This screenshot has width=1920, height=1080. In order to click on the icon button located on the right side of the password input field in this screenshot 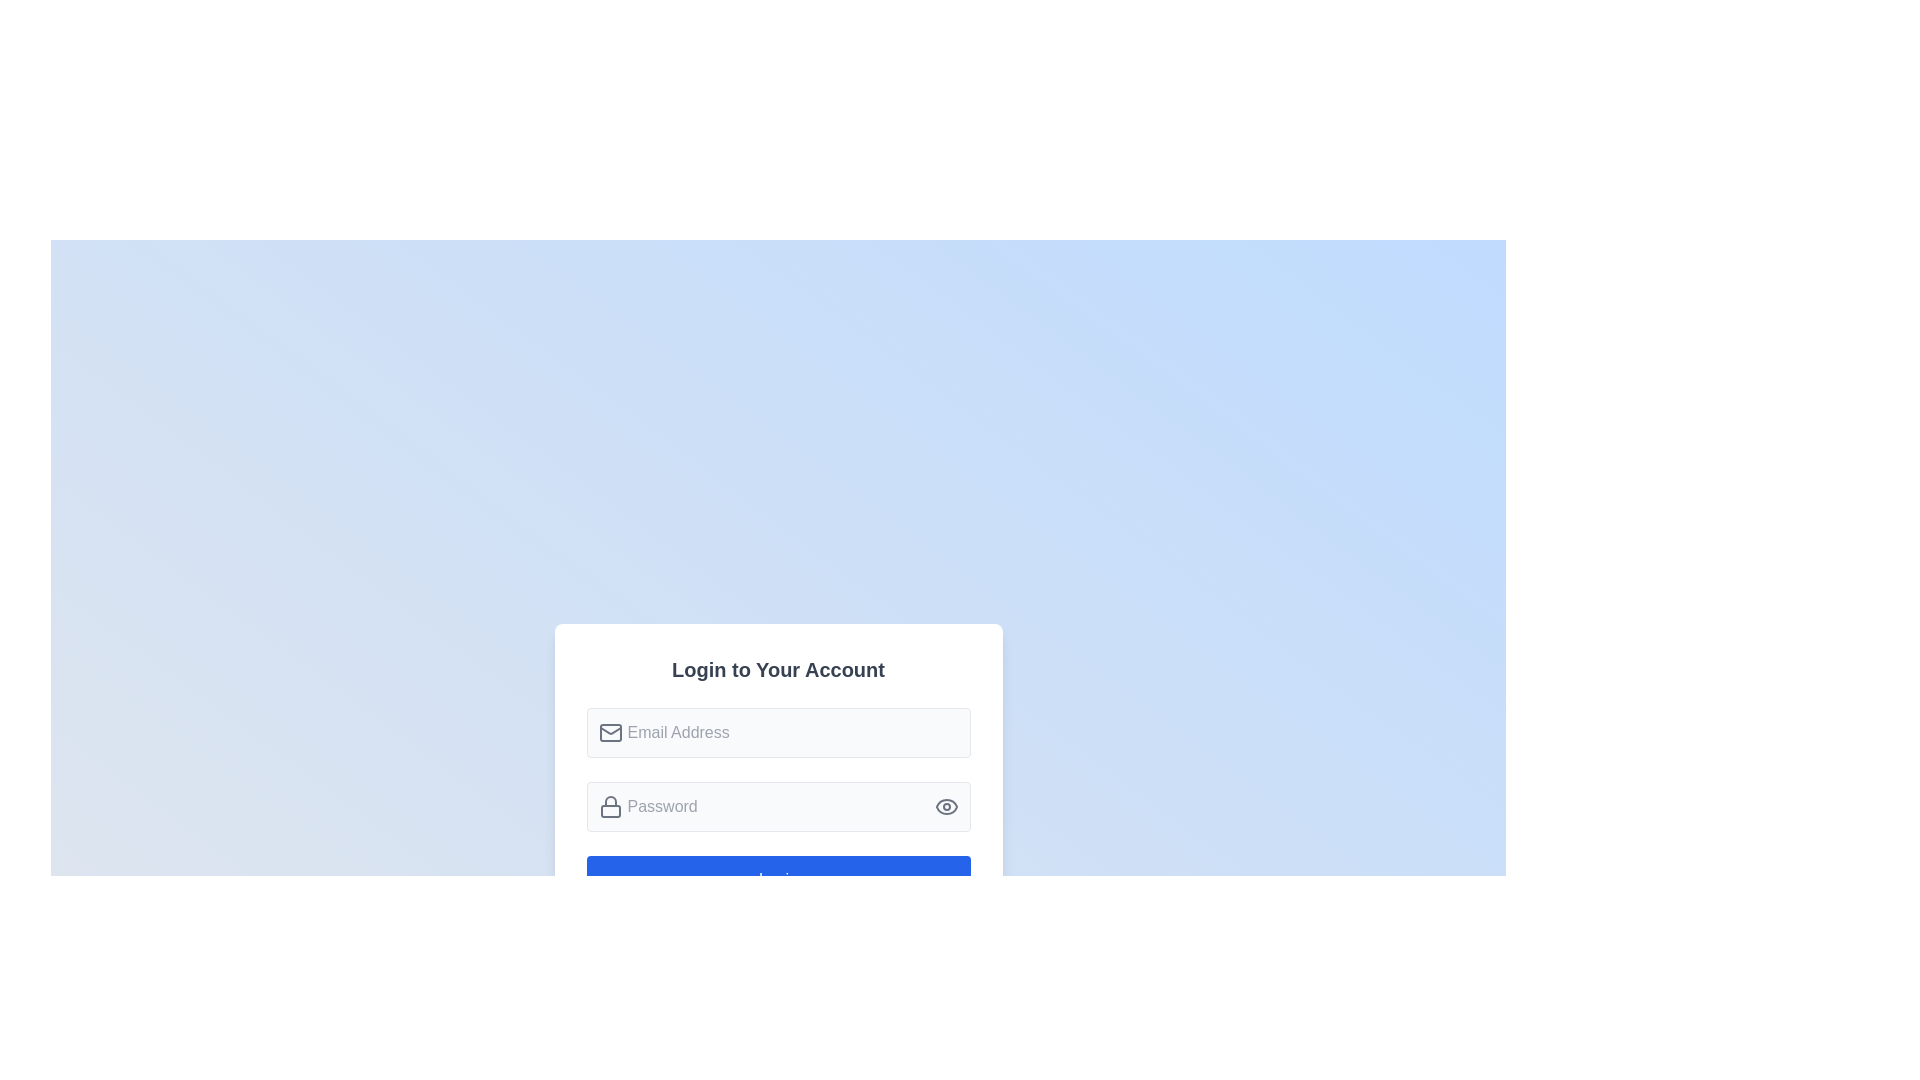, I will do `click(945, 805)`.